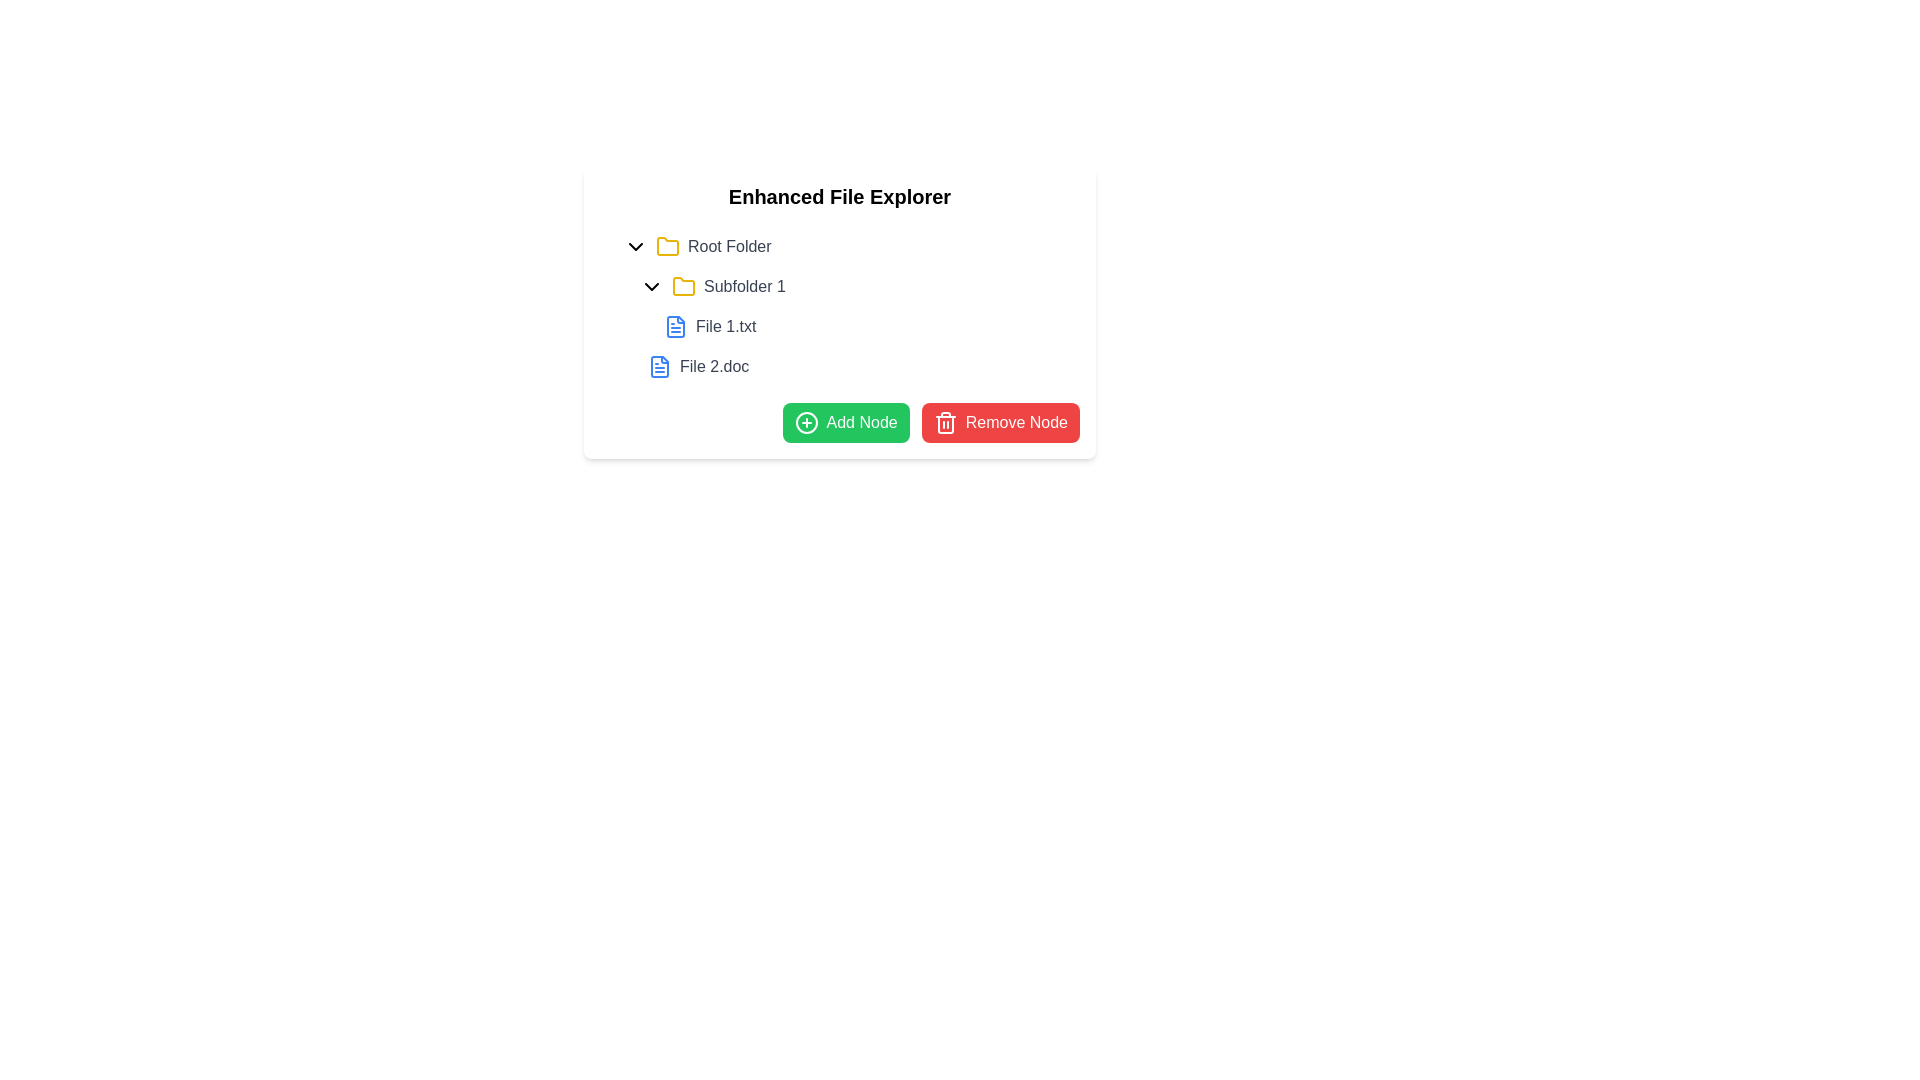 The width and height of the screenshot is (1920, 1080). Describe the element at coordinates (667, 245) in the screenshot. I see `the folder represented by the leftmost icon in the row labeled 'Root Folder'` at that location.